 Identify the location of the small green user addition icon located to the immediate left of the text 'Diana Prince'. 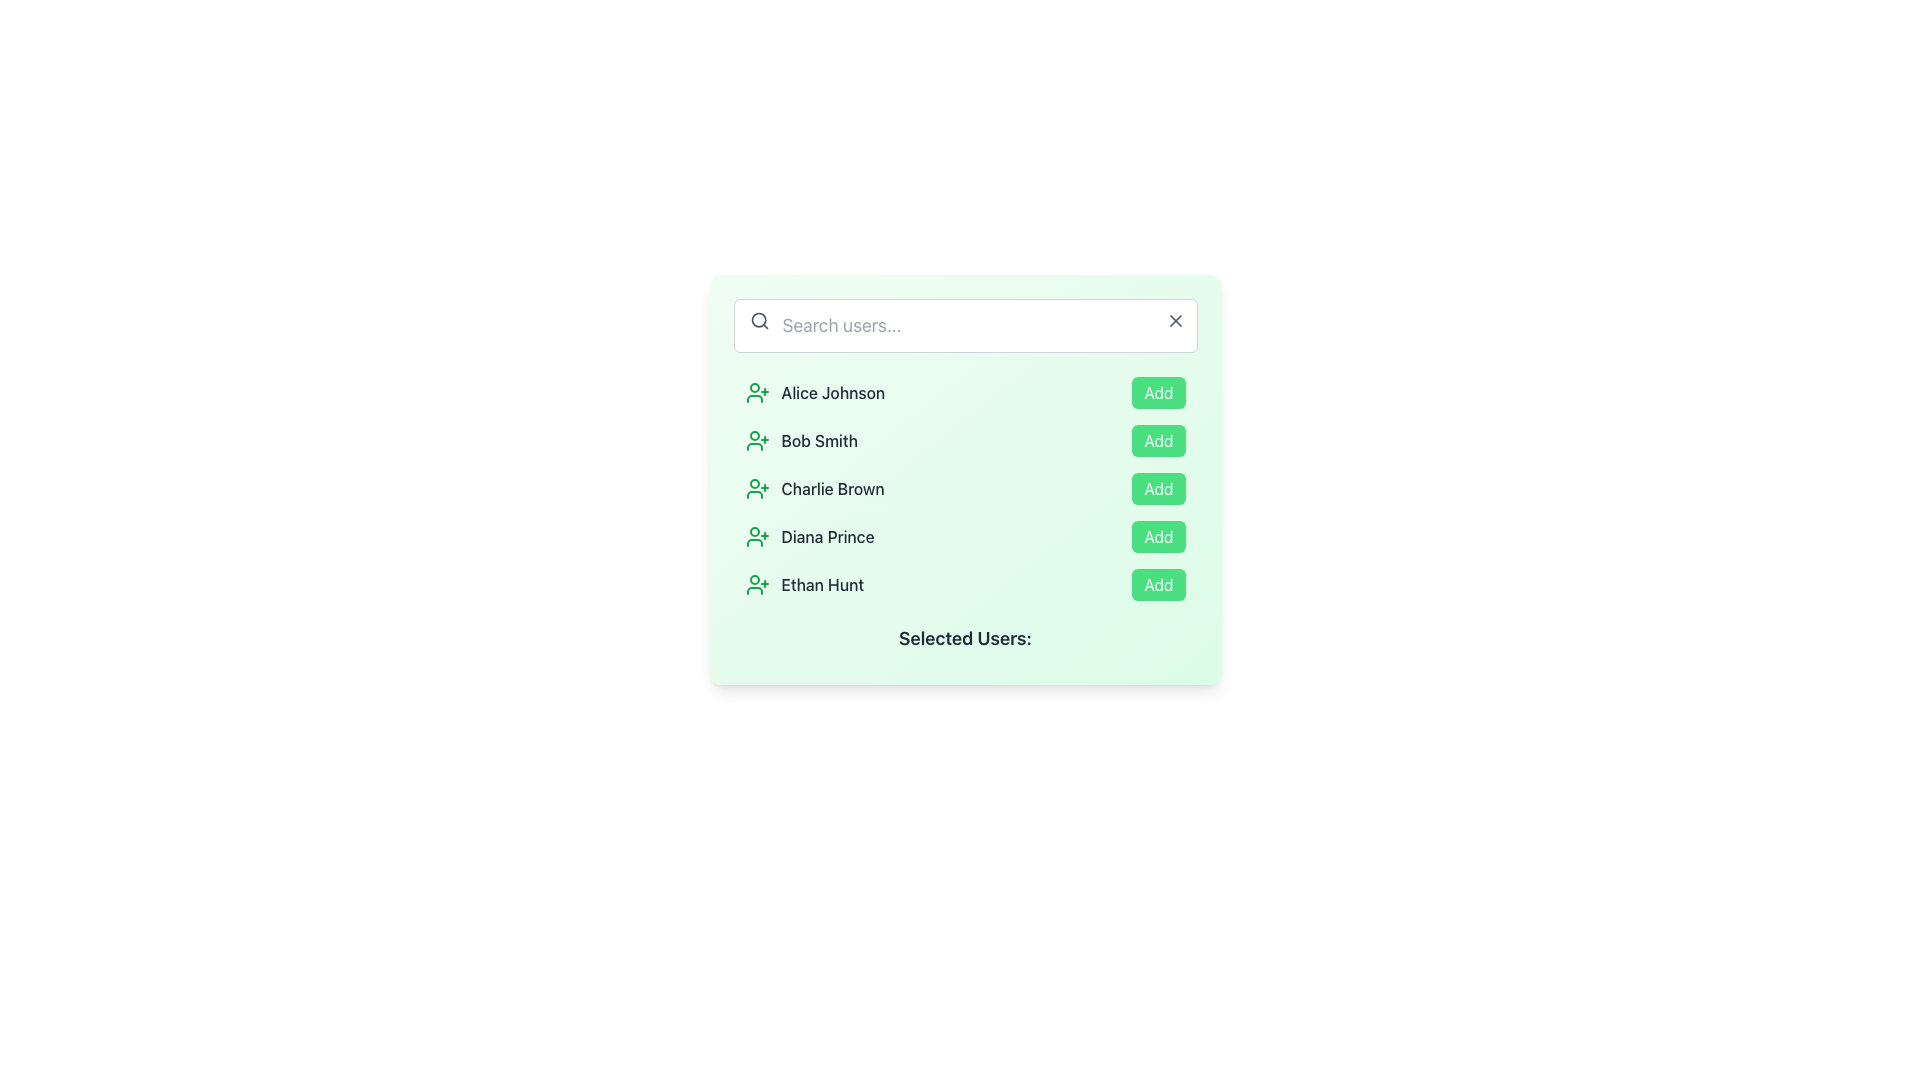
(756, 535).